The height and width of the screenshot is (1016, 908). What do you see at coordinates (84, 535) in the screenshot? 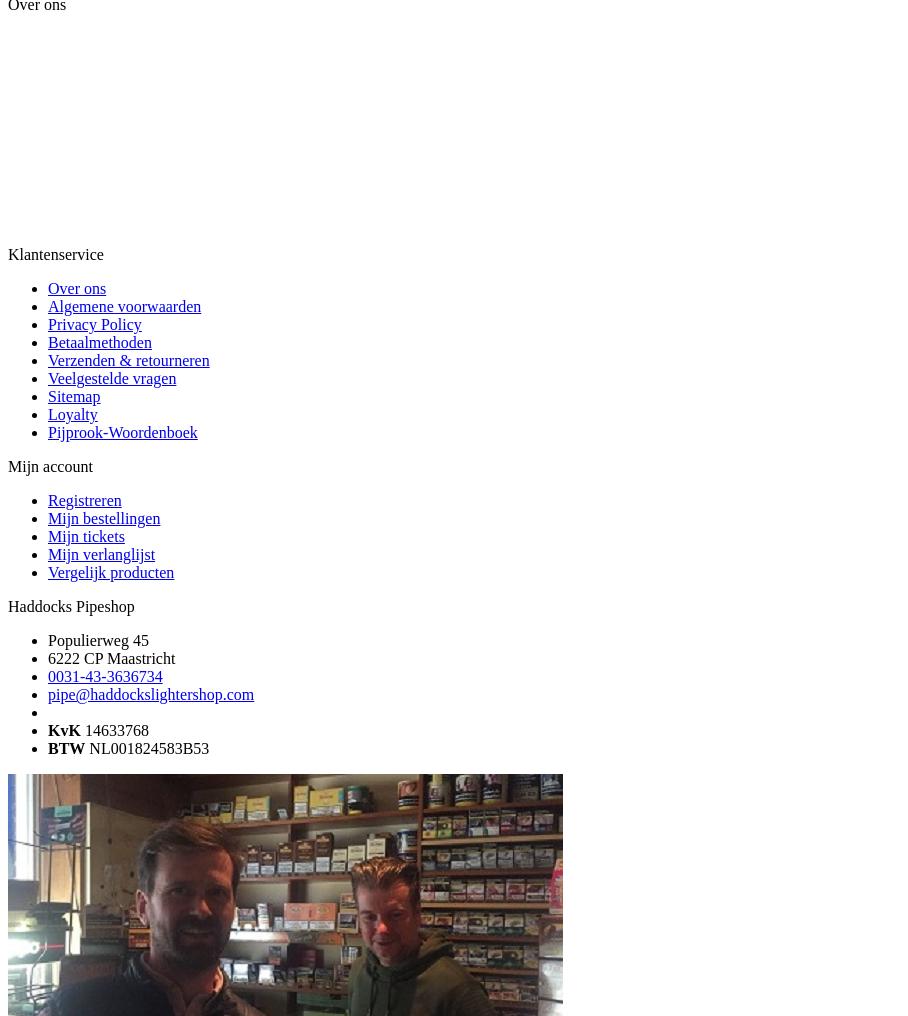
I see `'Mijn tickets'` at bounding box center [84, 535].